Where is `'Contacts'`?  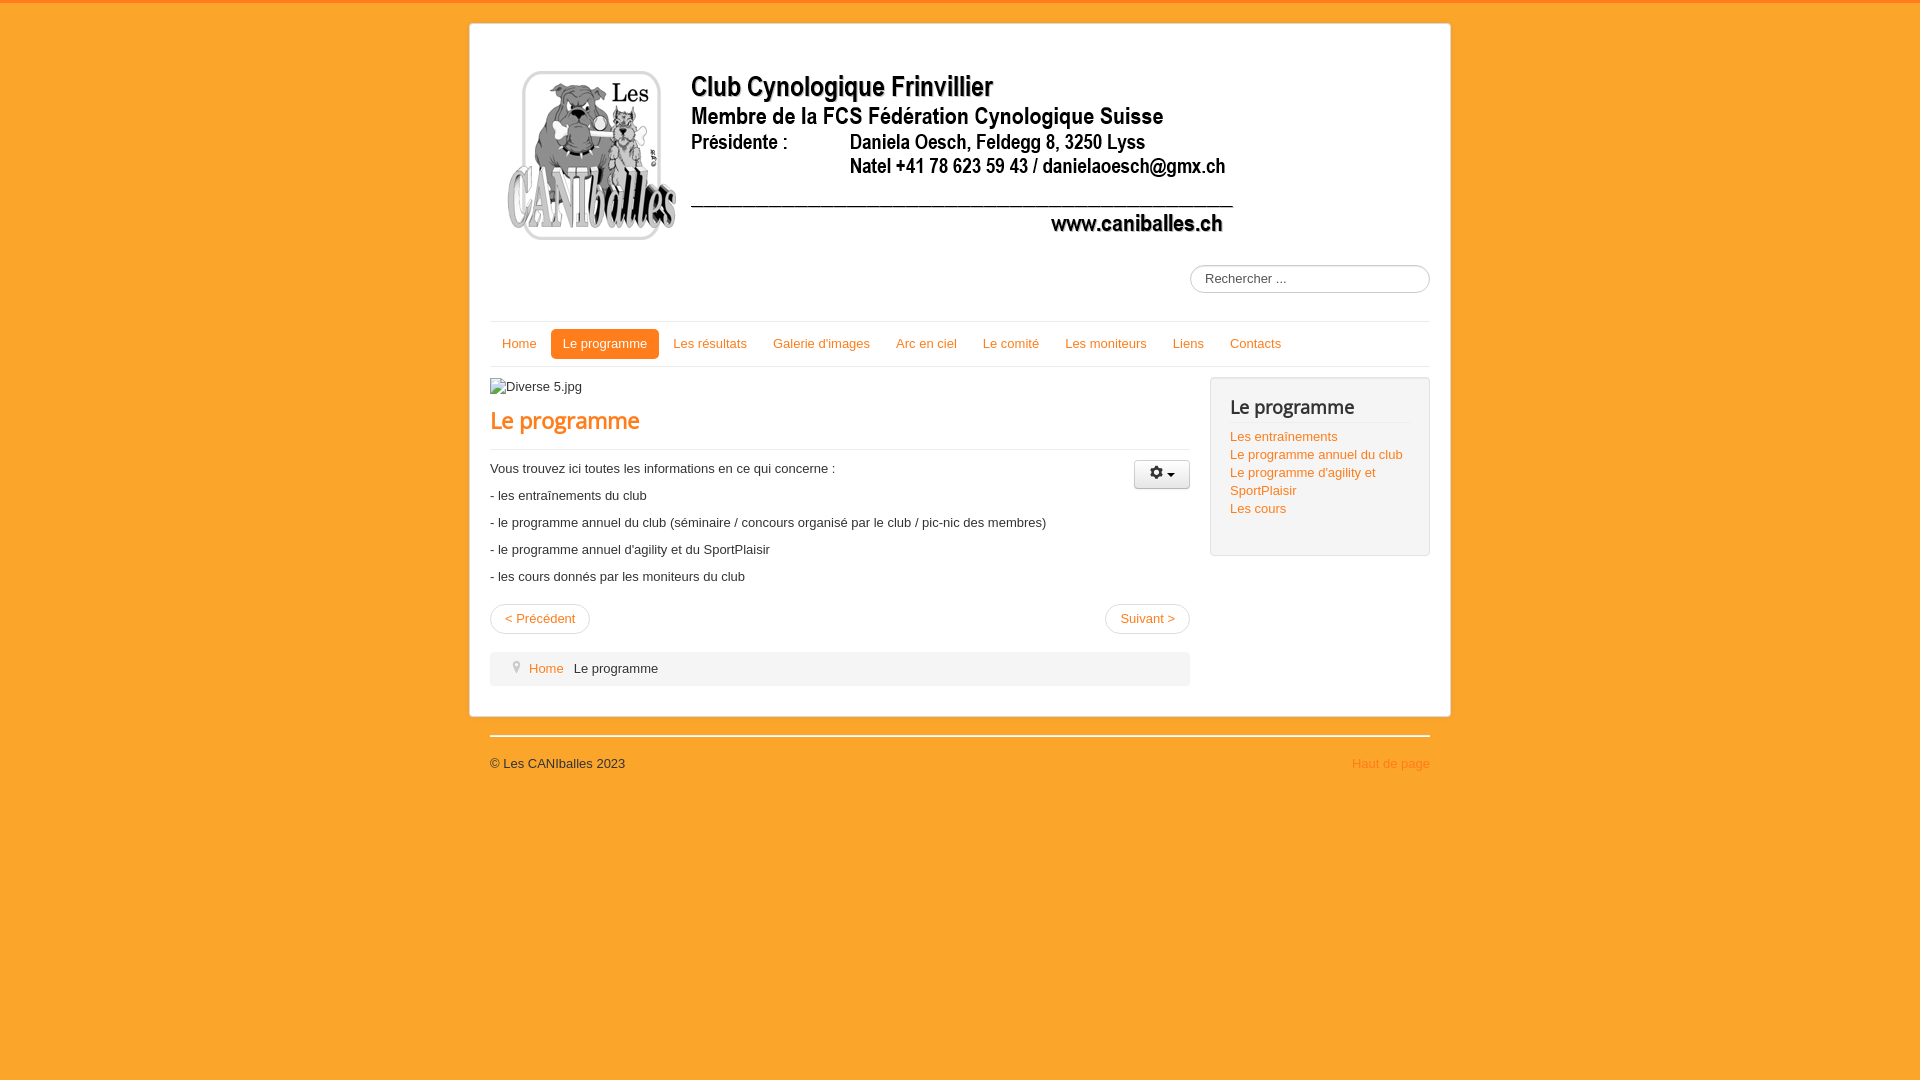
'Contacts' is located at coordinates (1254, 342).